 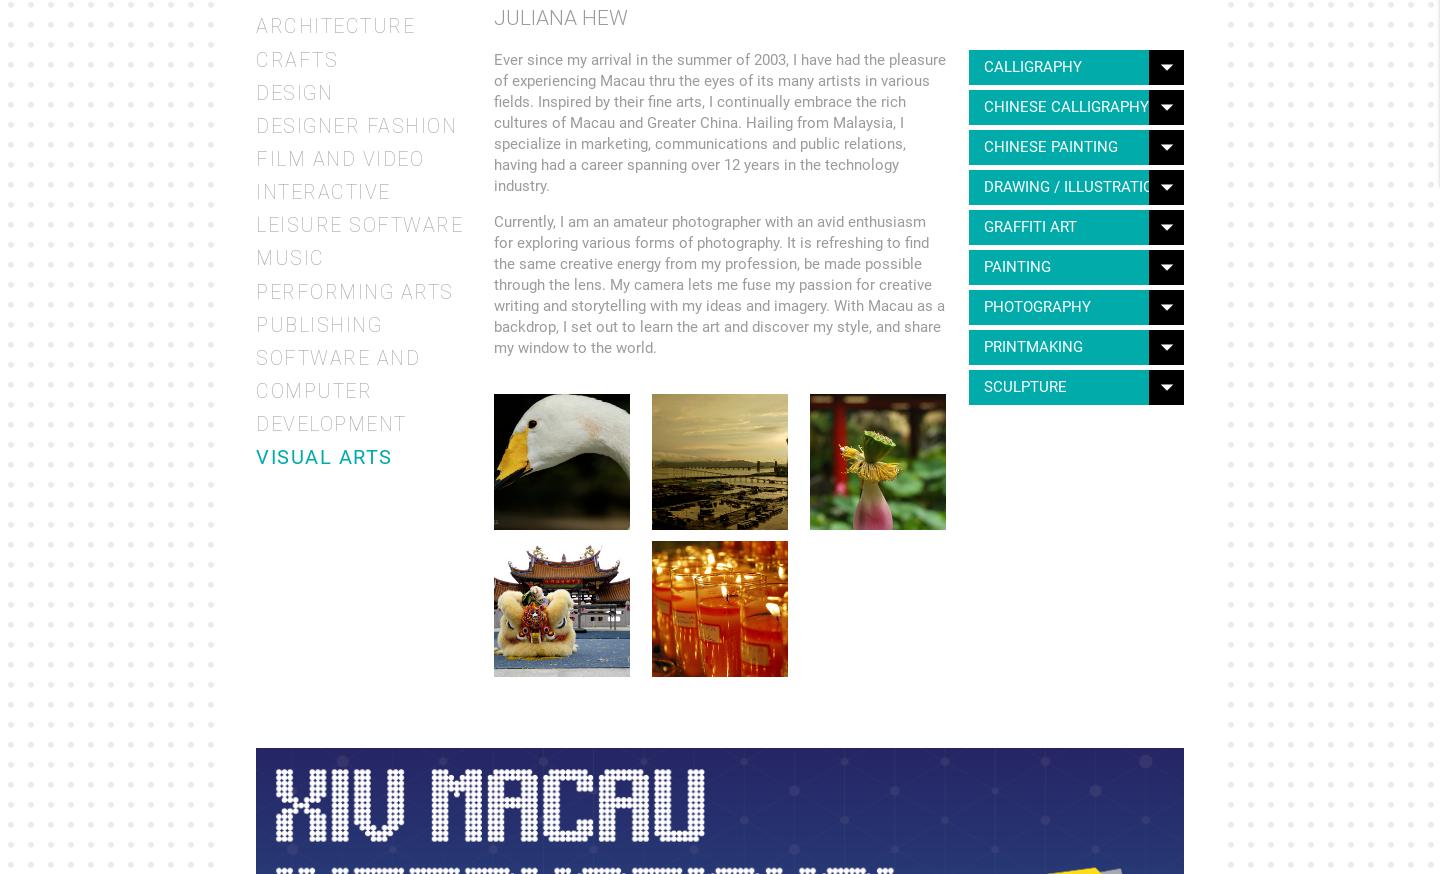 I want to click on 'Performing Arts', so click(x=255, y=291).